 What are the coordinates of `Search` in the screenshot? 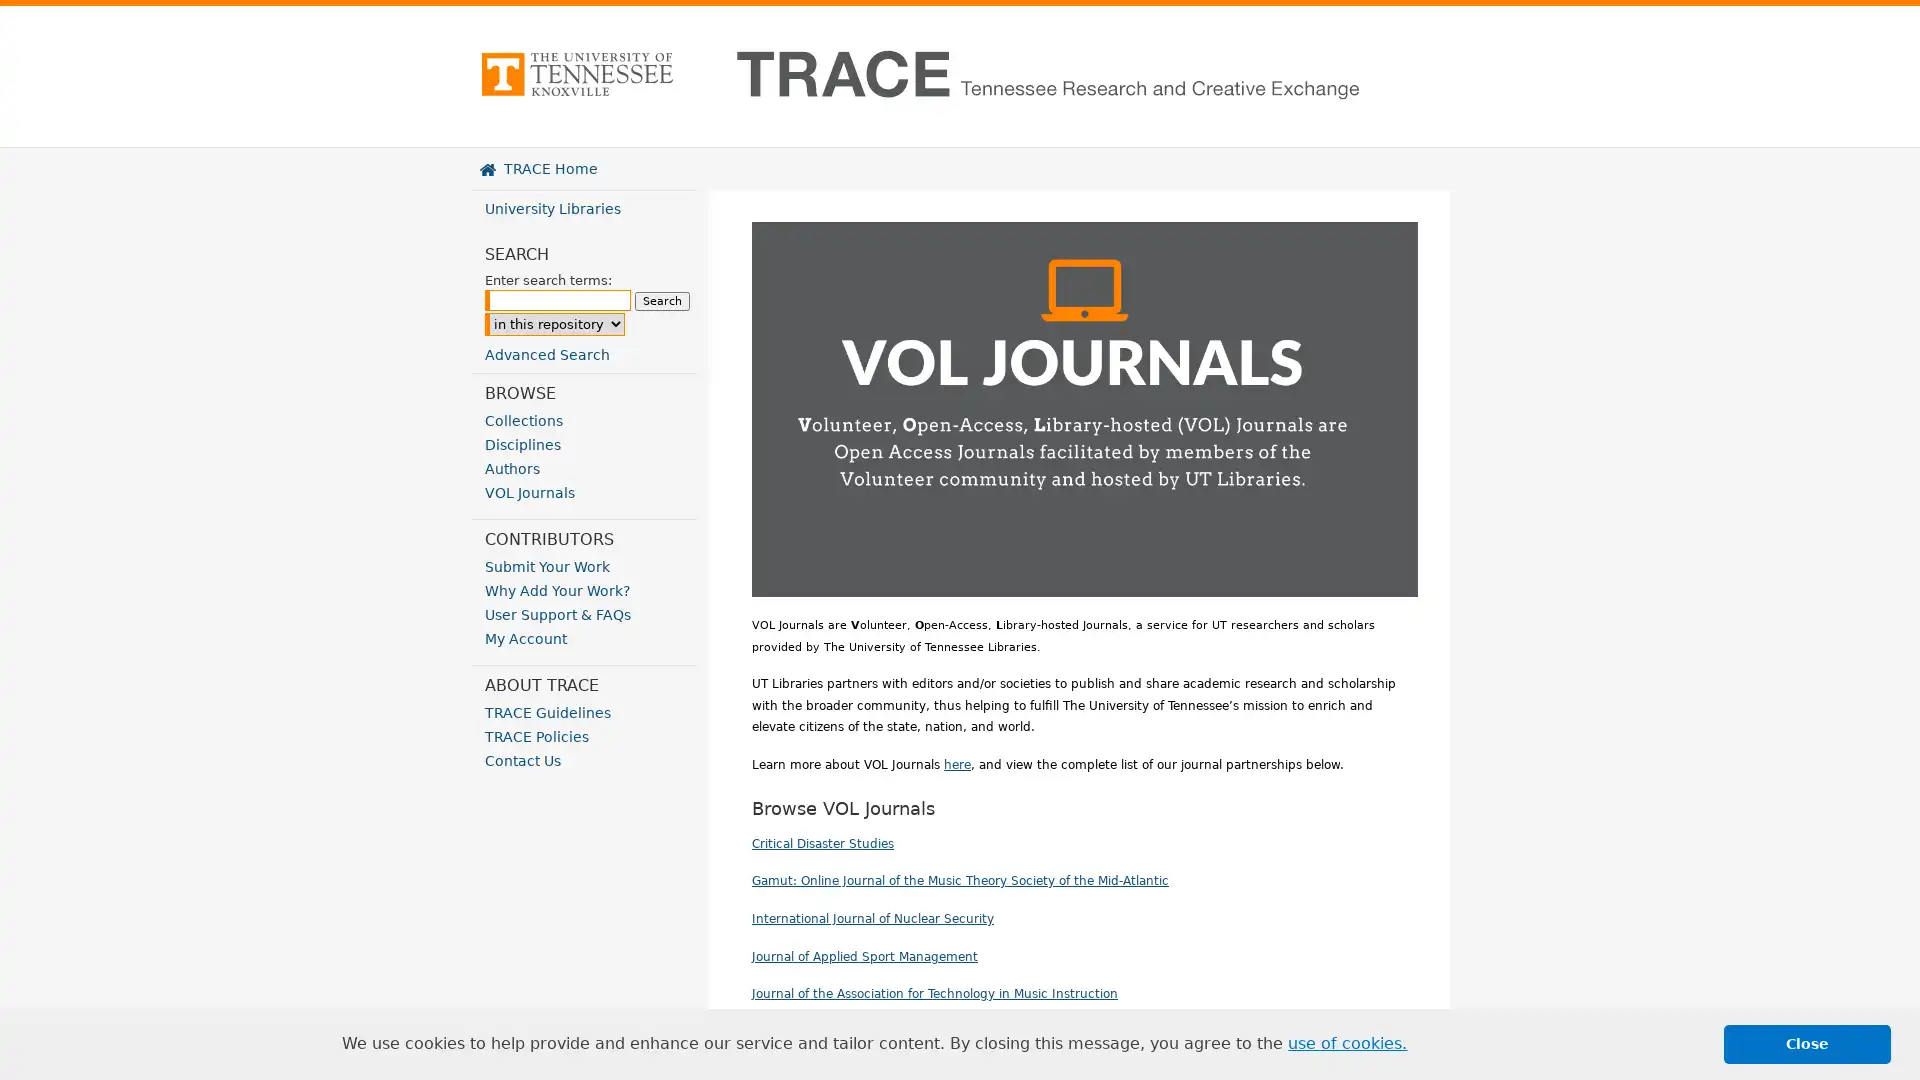 It's located at (662, 301).